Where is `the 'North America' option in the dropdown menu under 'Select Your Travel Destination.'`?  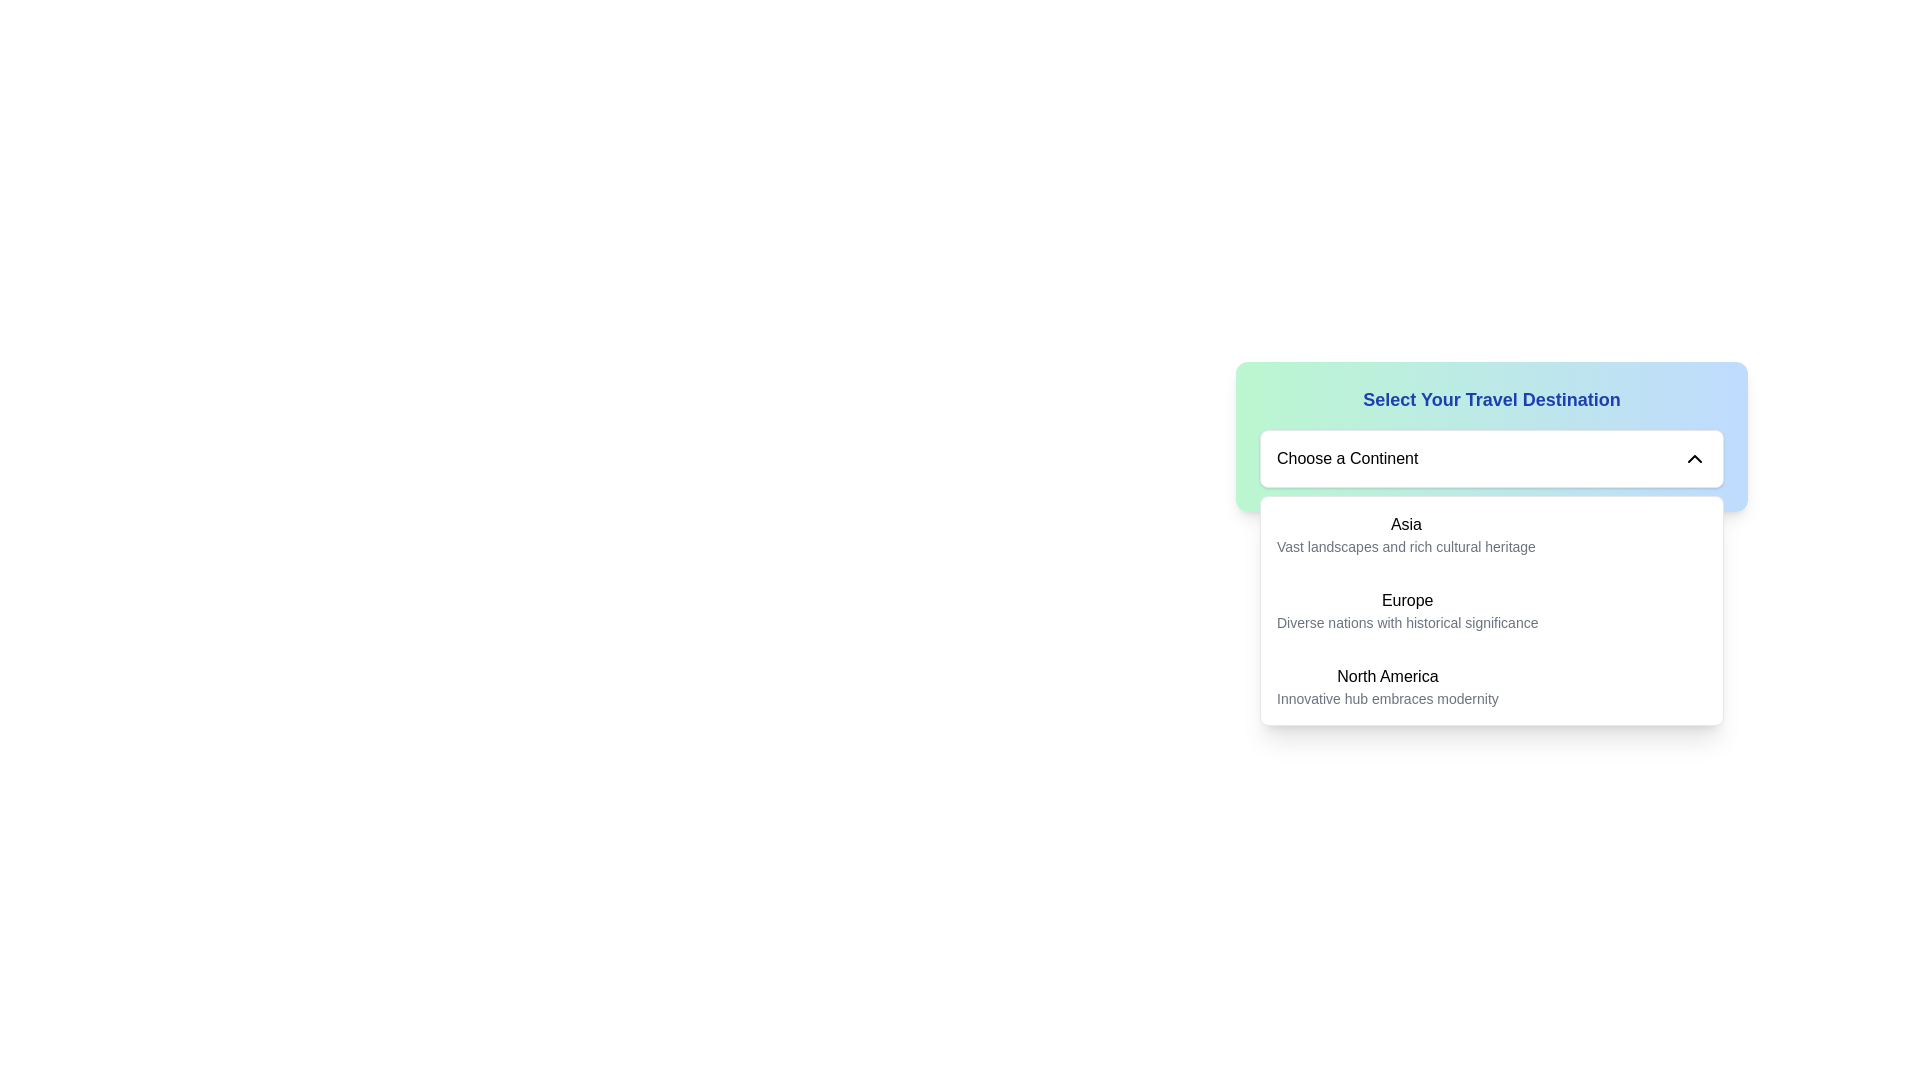
the 'North America' option in the dropdown menu under 'Select Your Travel Destination.' is located at coordinates (1386, 685).